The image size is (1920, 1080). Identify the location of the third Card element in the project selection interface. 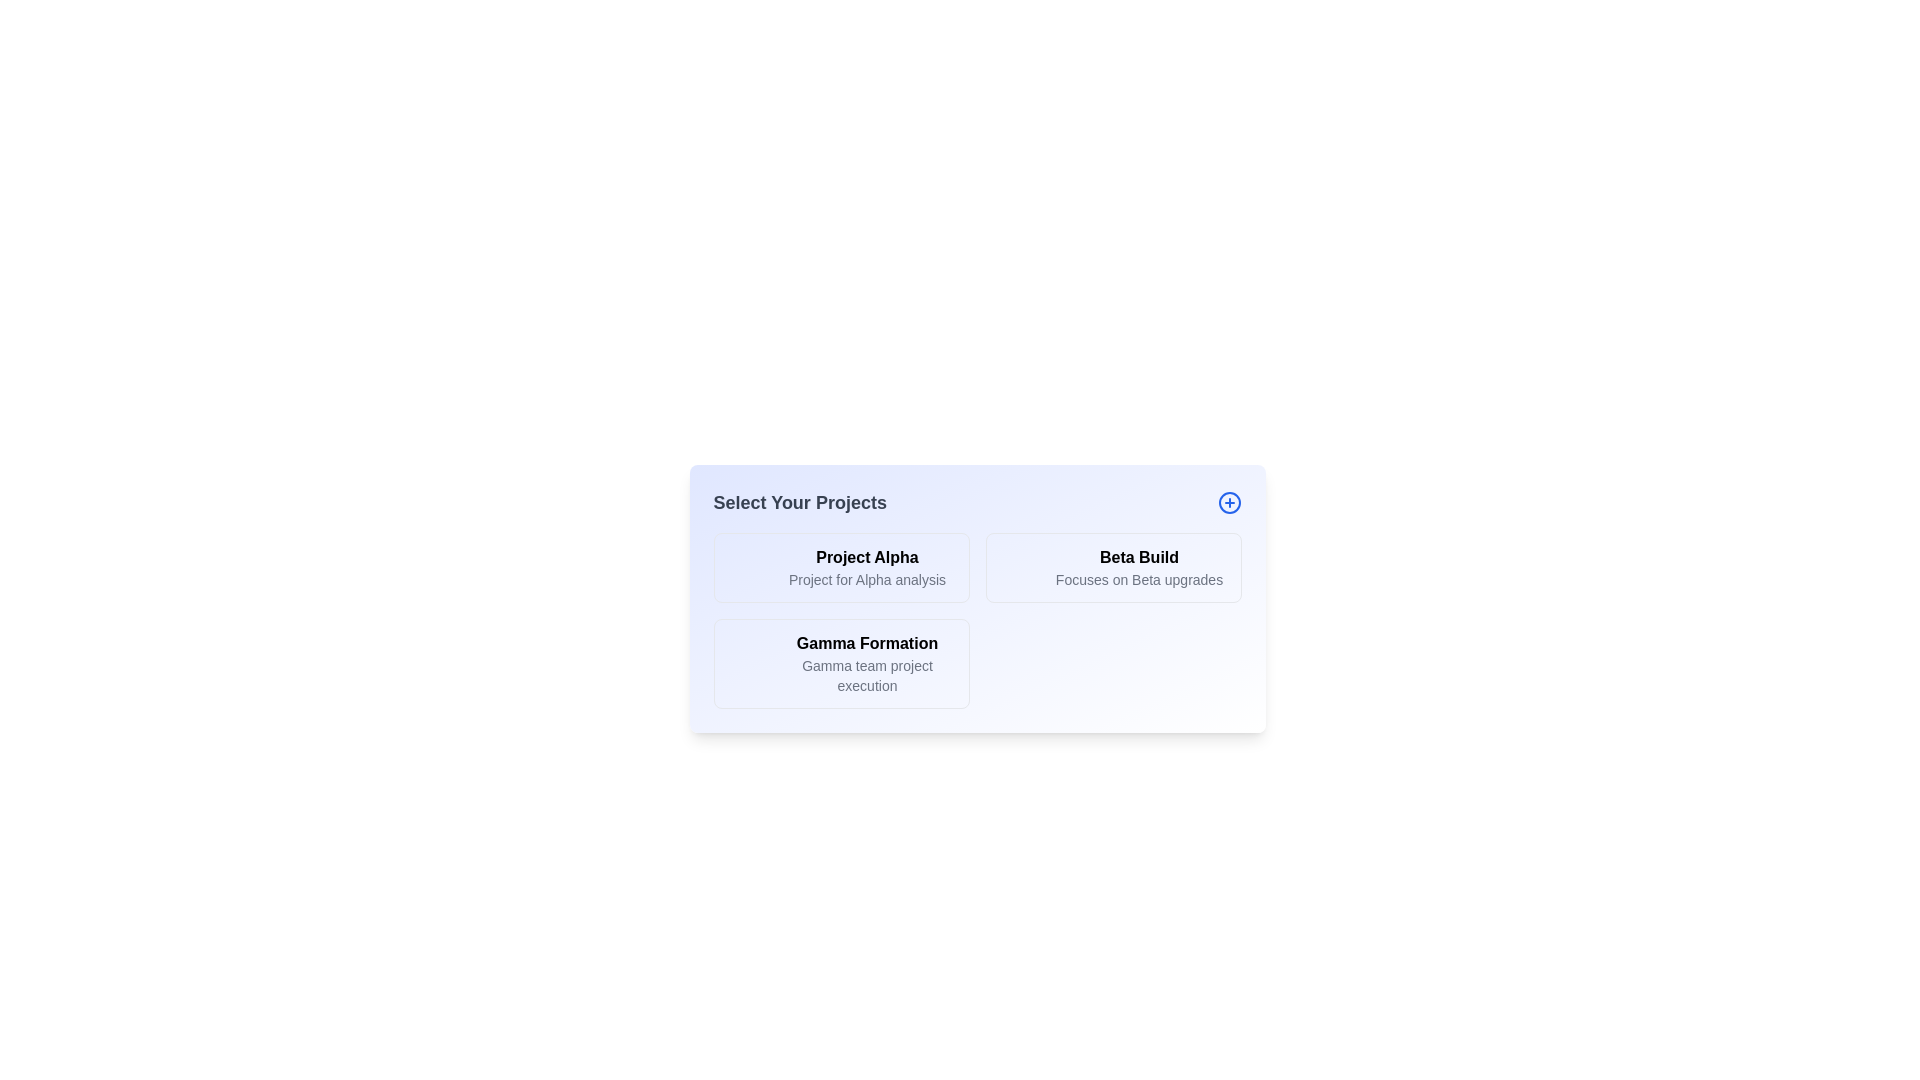
(841, 663).